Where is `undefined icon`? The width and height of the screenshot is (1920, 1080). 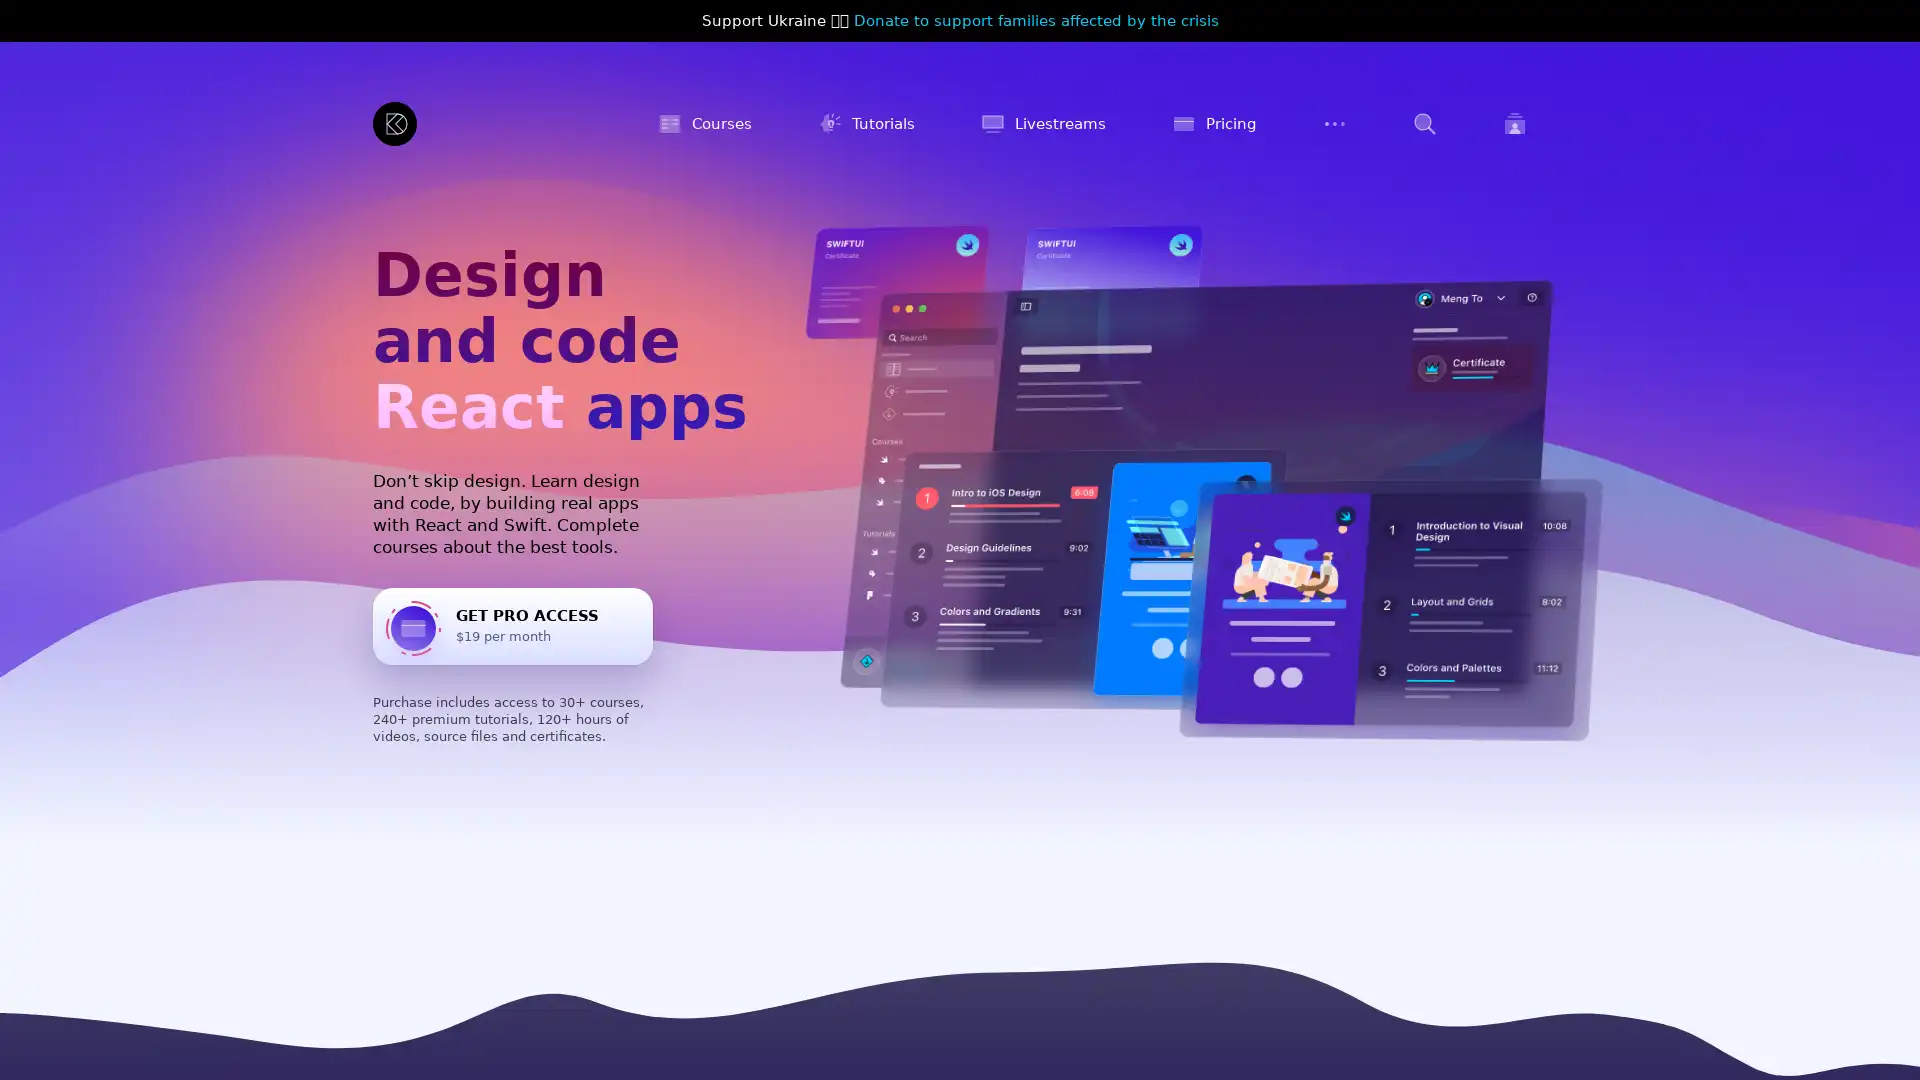 undefined icon is located at coordinates (1515, 123).